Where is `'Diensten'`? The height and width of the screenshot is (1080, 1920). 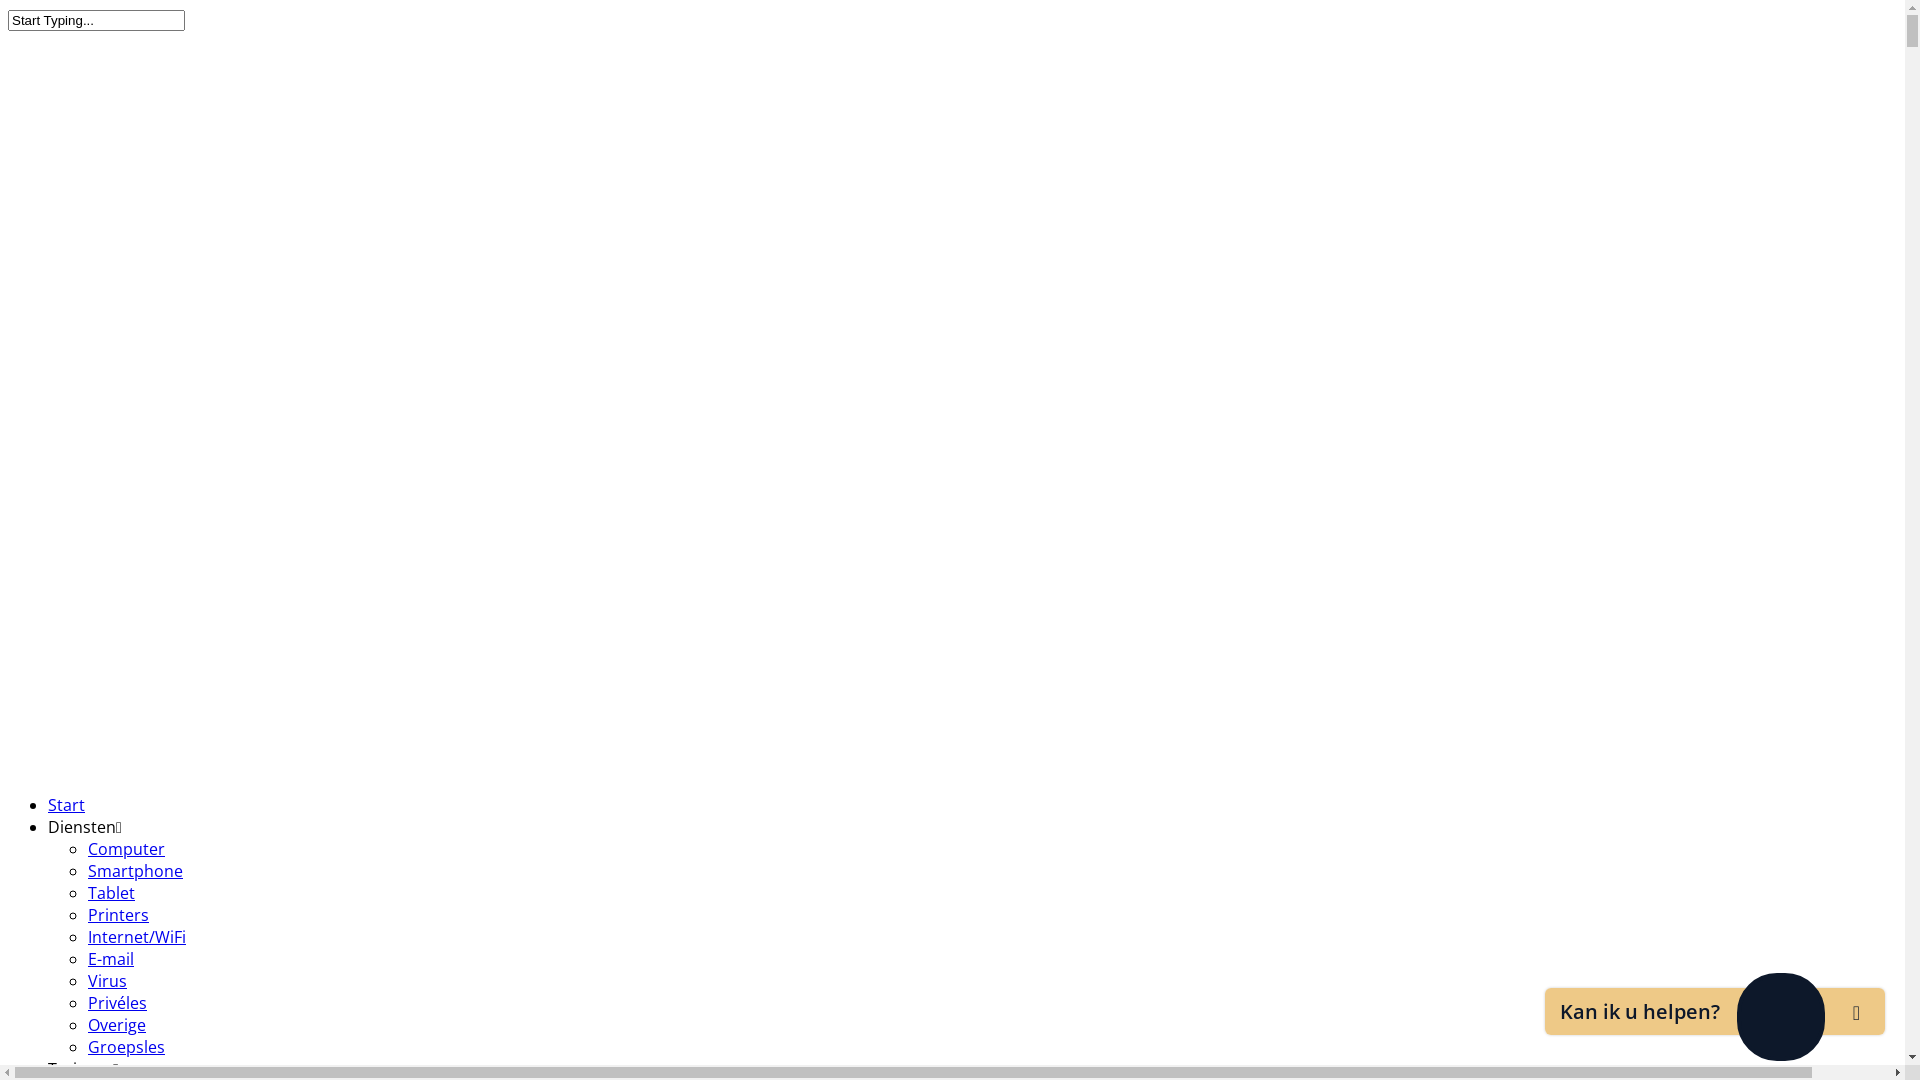 'Diensten' is located at coordinates (84, 826).